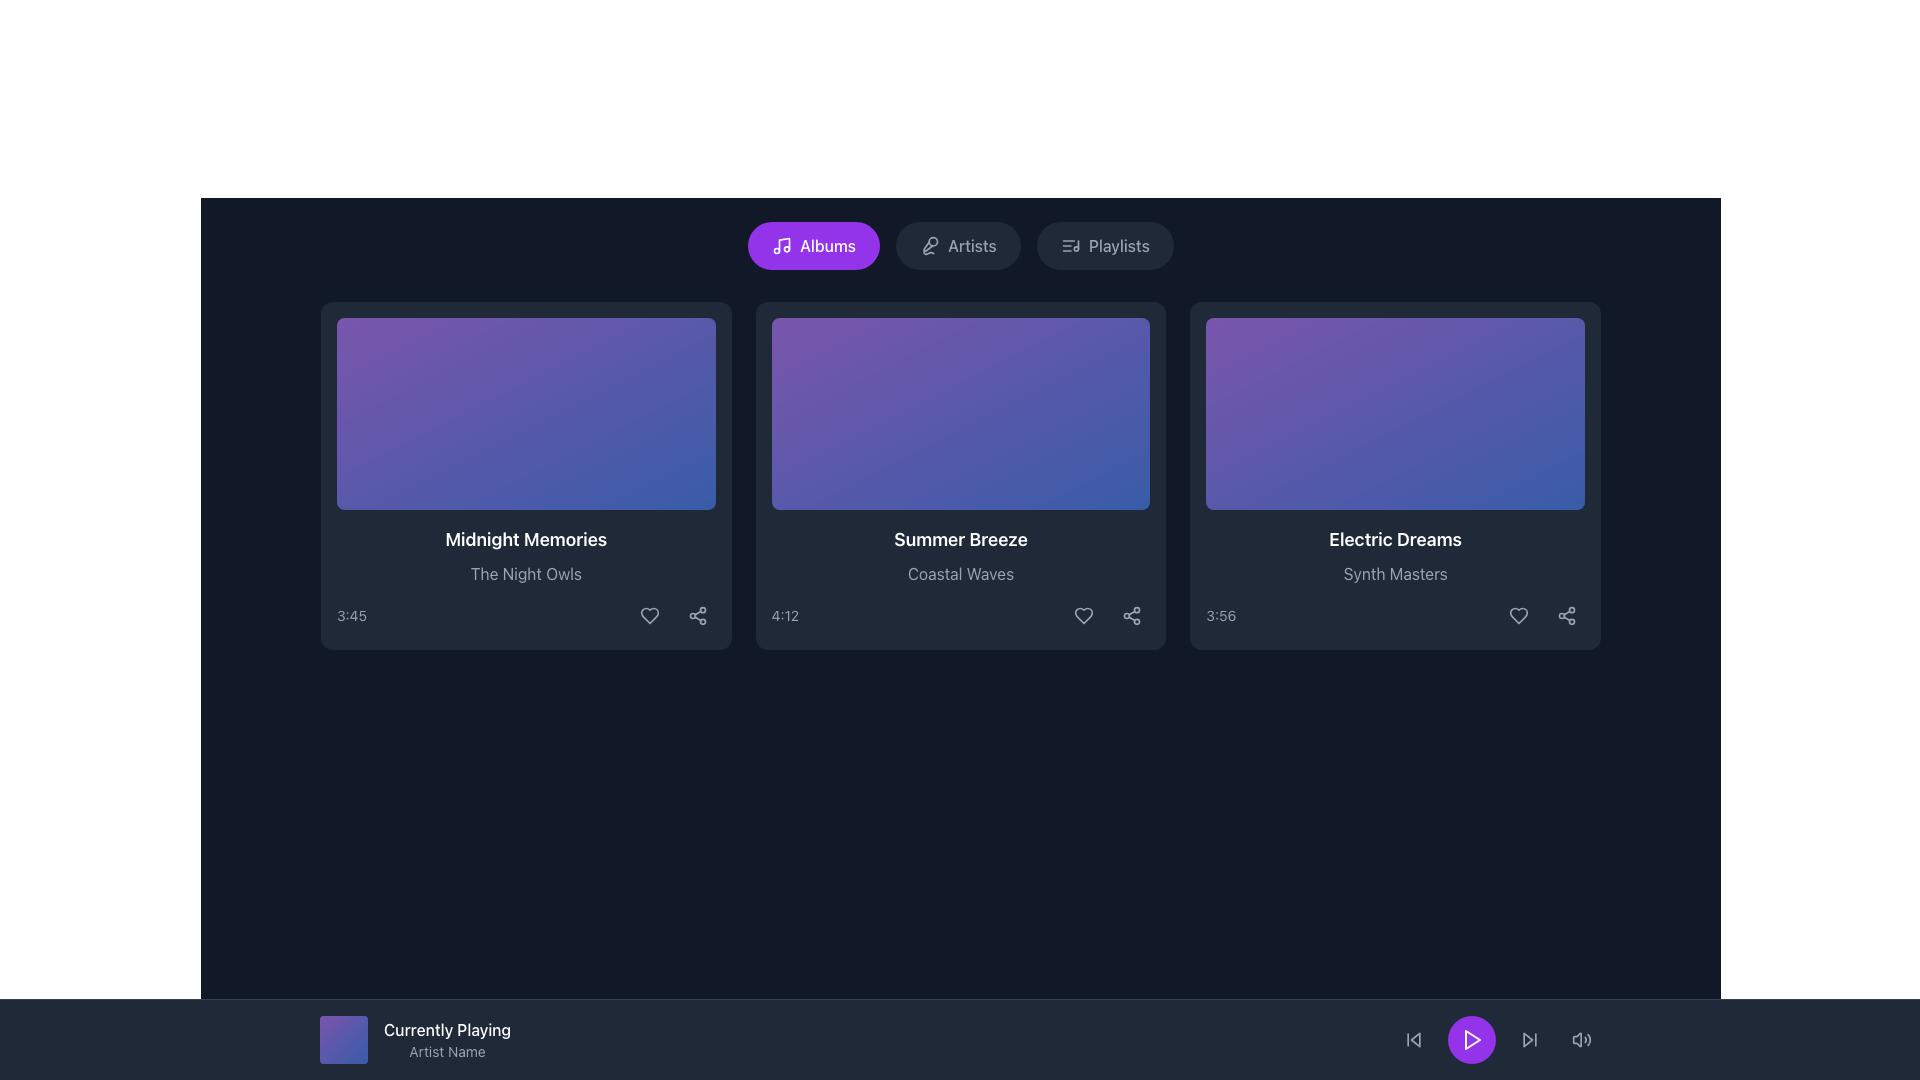  I want to click on the 'Summer Breeze' text label, which is styled in white, bold font, prominently displayed as the title of an item within the second card under the 'Albums' section, so click(960, 540).